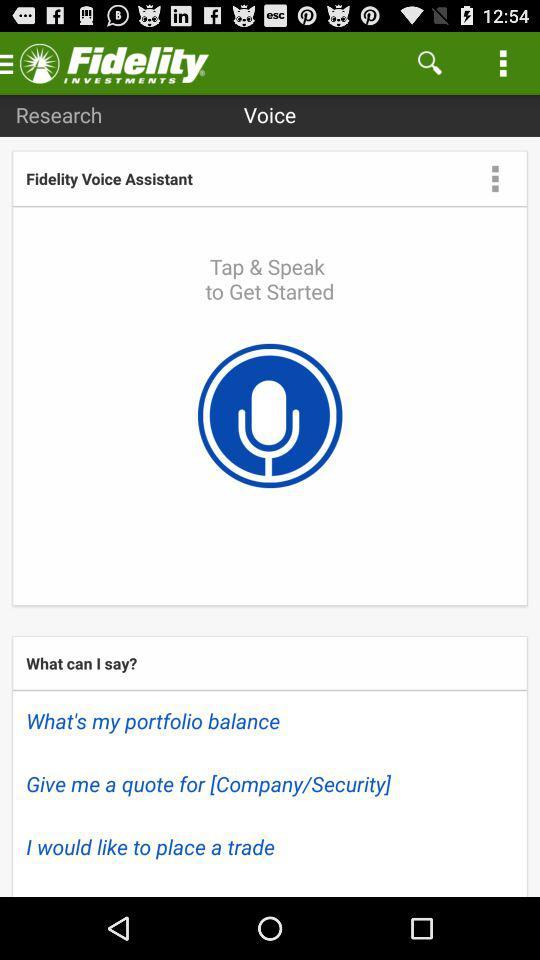  I want to click on the icon to the right of voice app, so click(428, 62).